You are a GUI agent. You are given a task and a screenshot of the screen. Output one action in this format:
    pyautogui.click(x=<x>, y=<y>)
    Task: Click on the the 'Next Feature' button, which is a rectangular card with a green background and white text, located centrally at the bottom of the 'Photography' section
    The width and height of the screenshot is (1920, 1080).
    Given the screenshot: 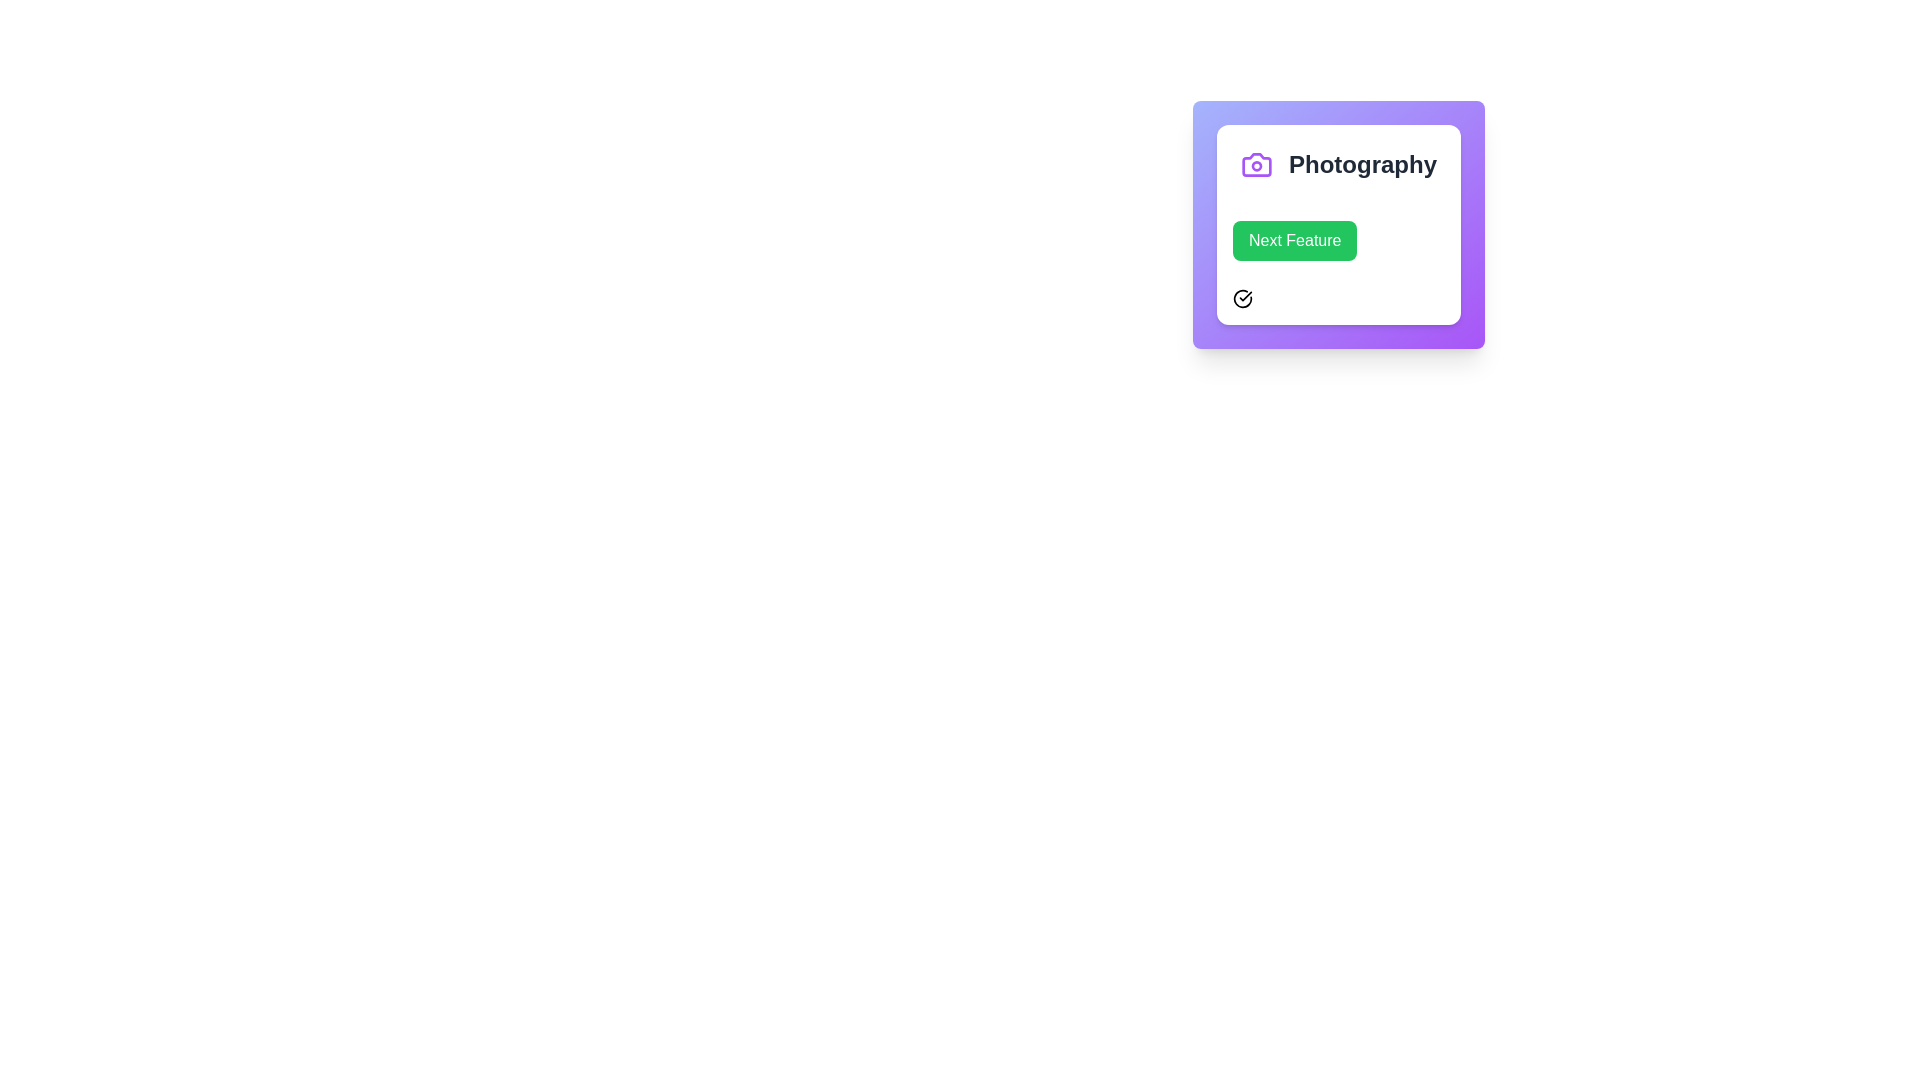 What is the action you would take?
    pyautogui.click(x=1339, y=264)
    